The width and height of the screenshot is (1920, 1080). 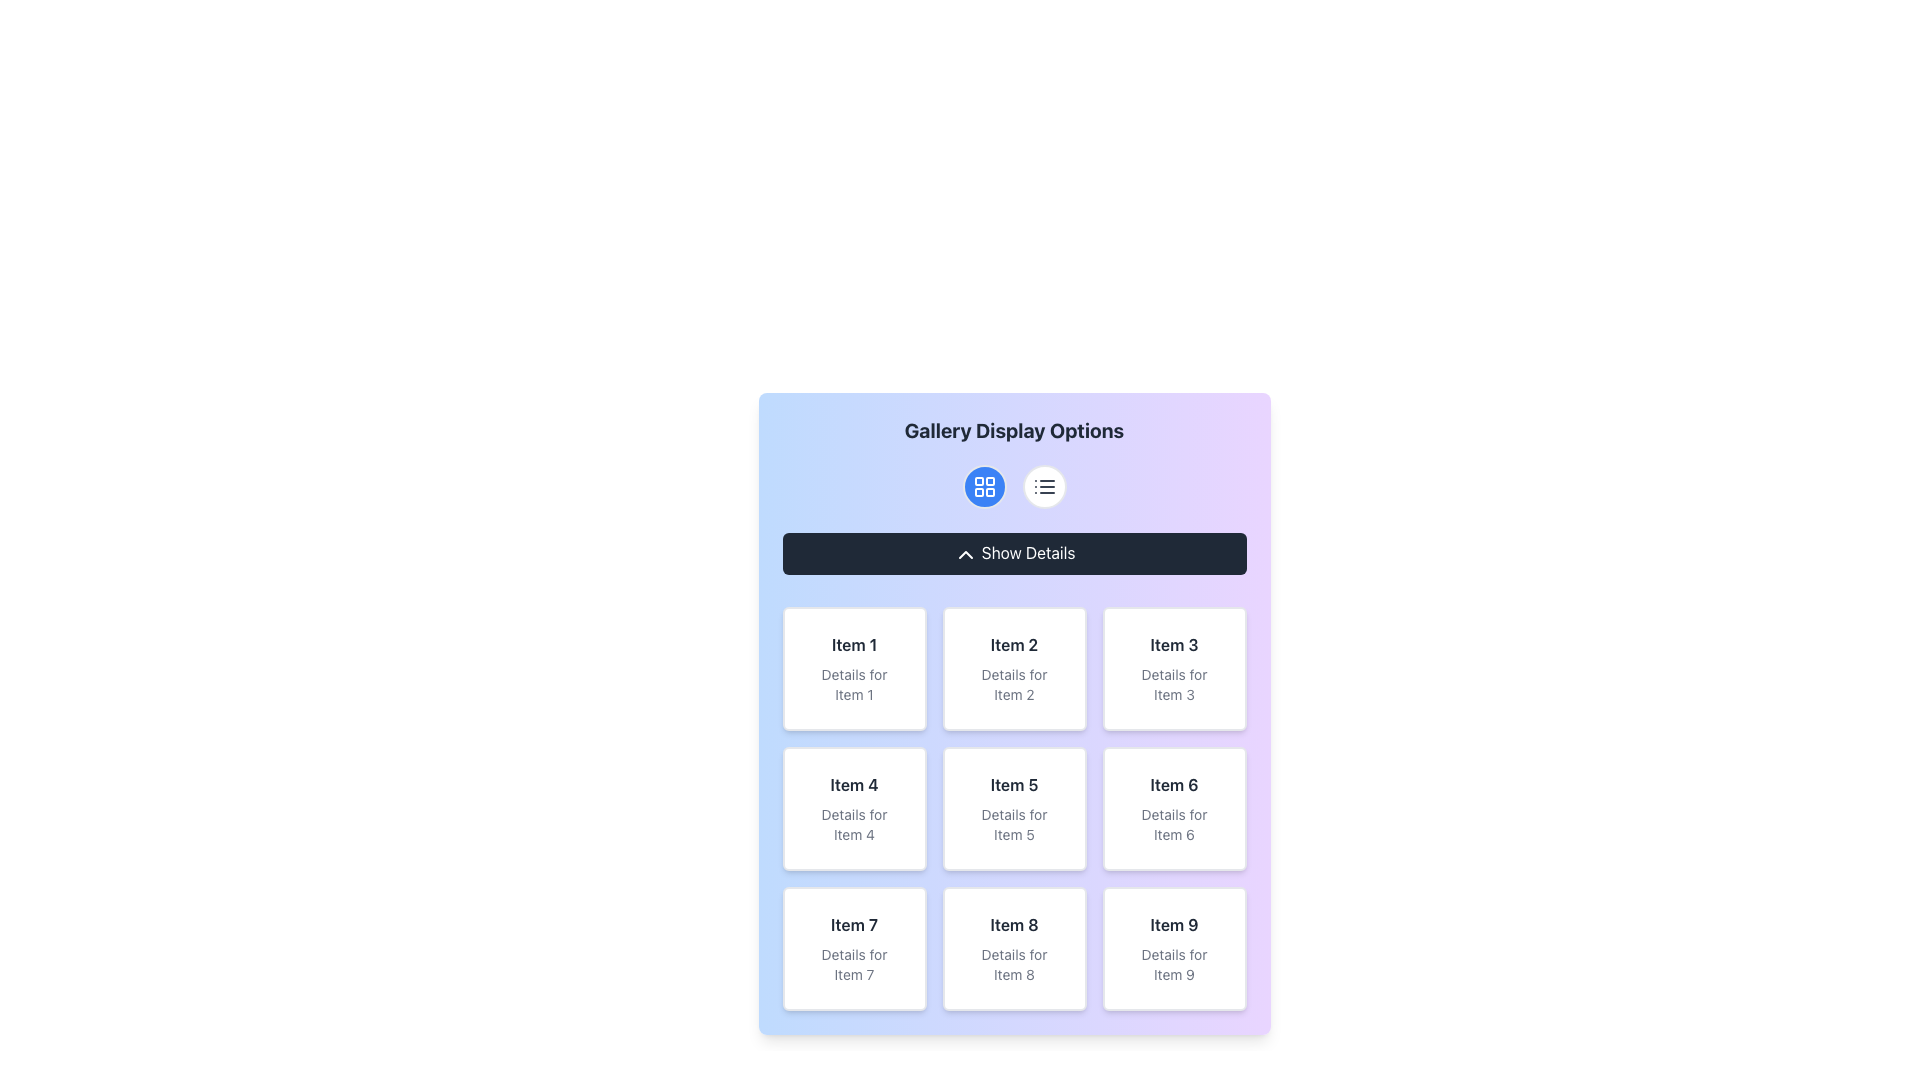 What do you see at coordinates (854, 947) in the screenshot?
I see `the display card for Item 7, which is the first card in the bottom row of a 3x3 grid, located below Item 4` at bounding box center [854, 947].